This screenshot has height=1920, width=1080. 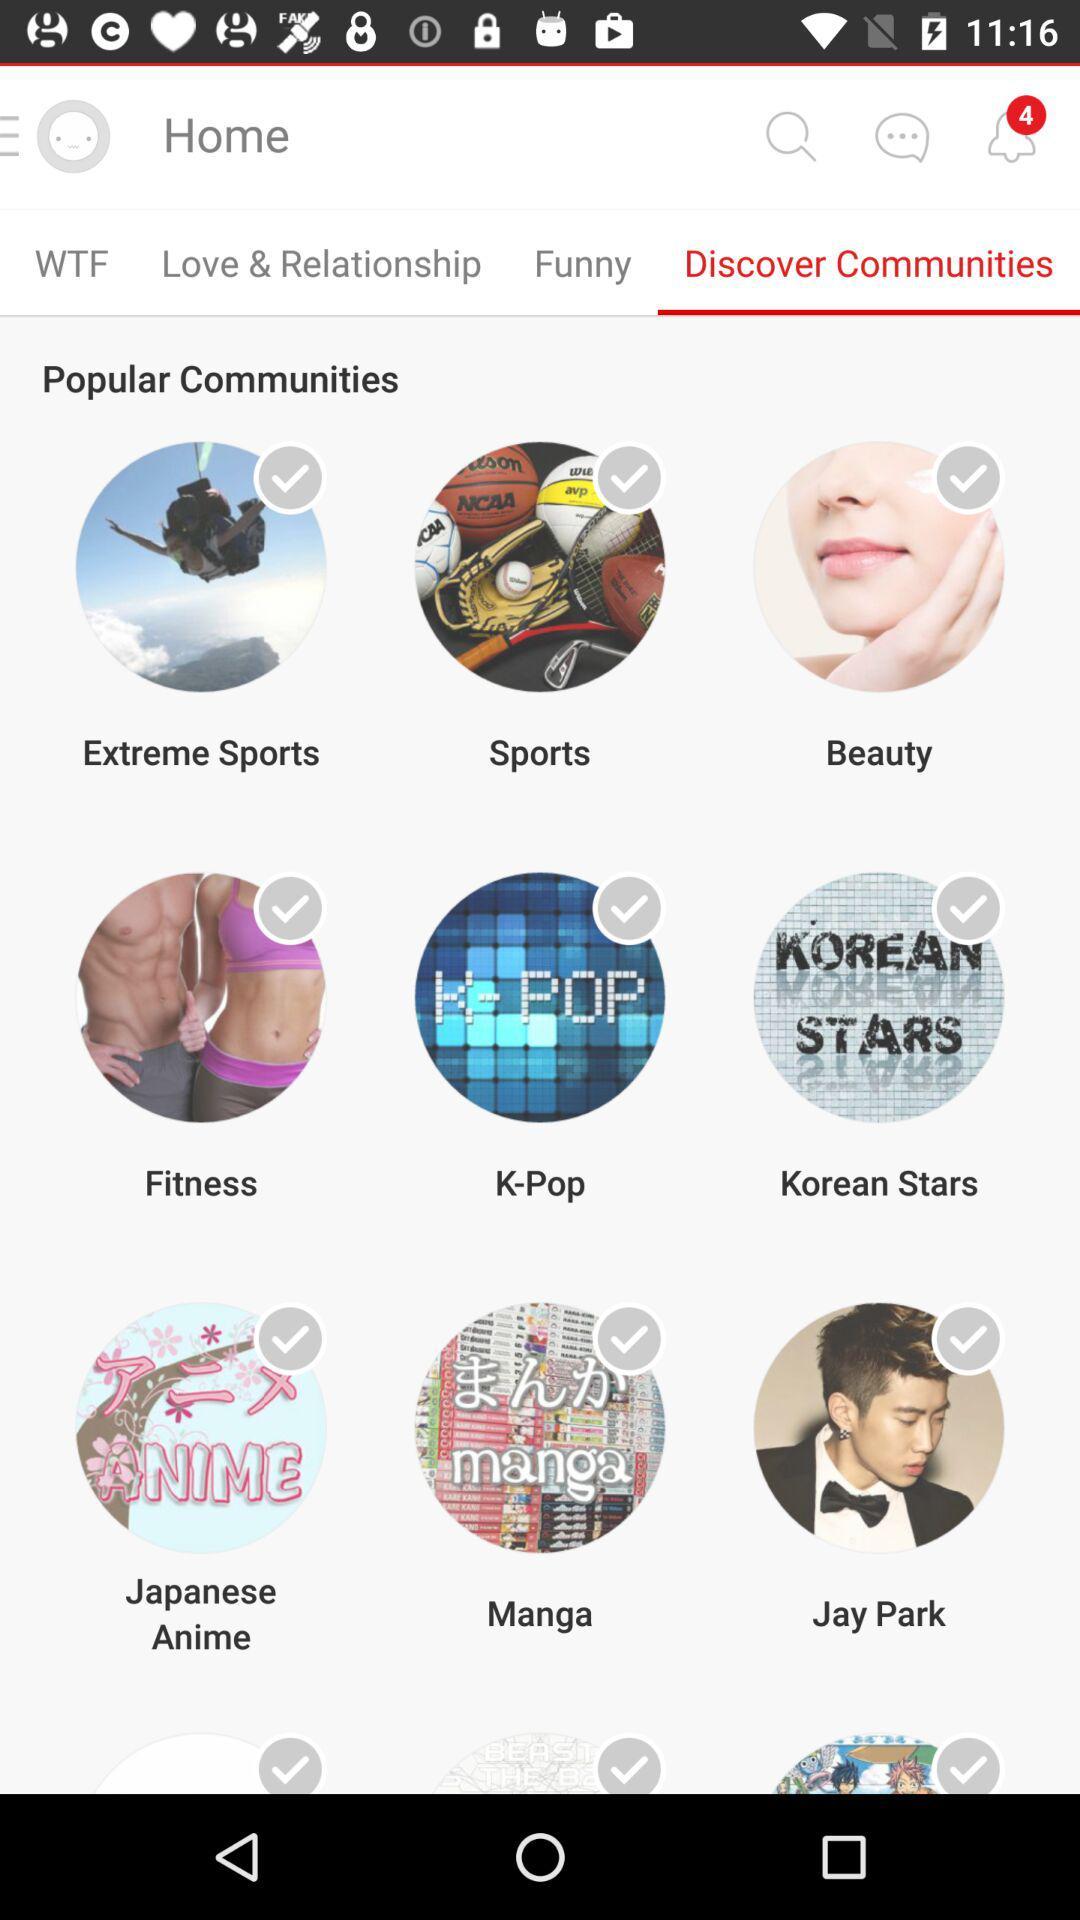 What do you see at coordinates (789, 135) in the screenshot?
I see `the search icon` at bounding box center [789, 135].